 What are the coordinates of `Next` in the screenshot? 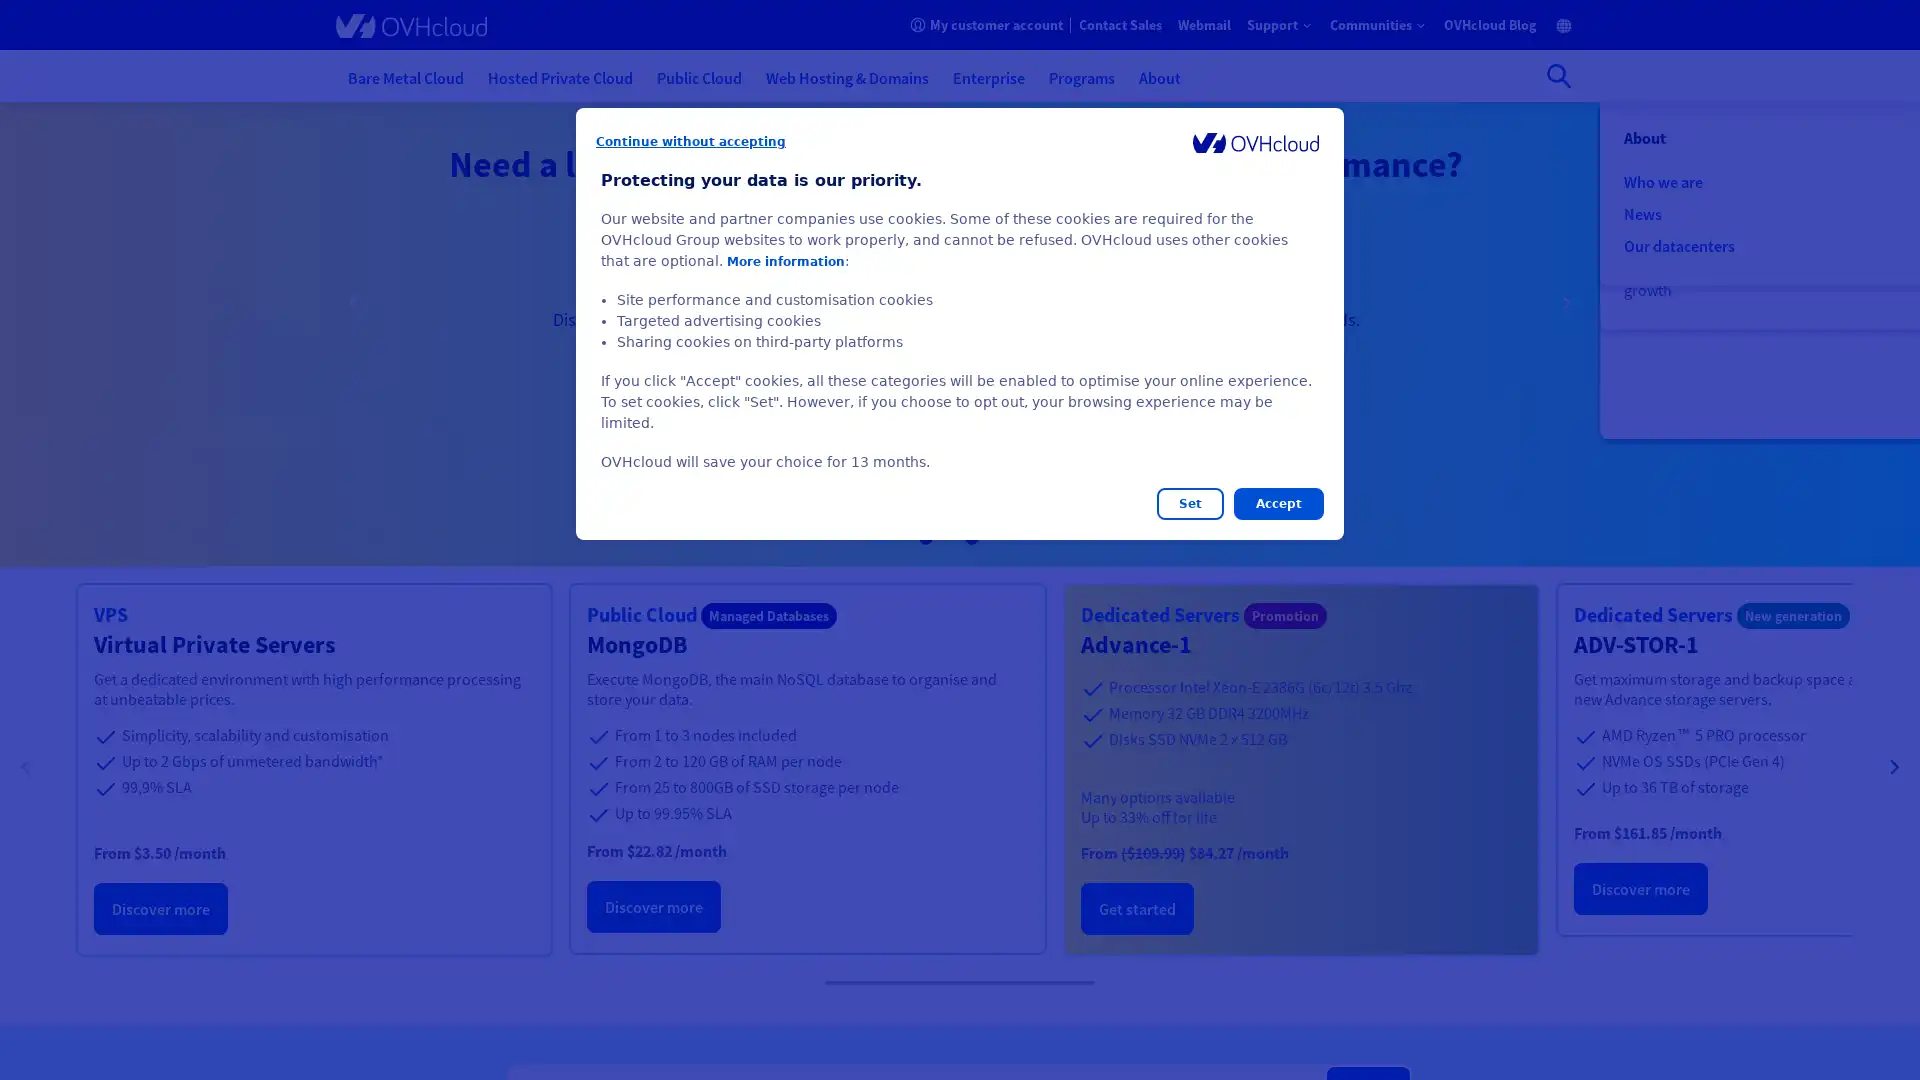 It's located at (1893, 769).